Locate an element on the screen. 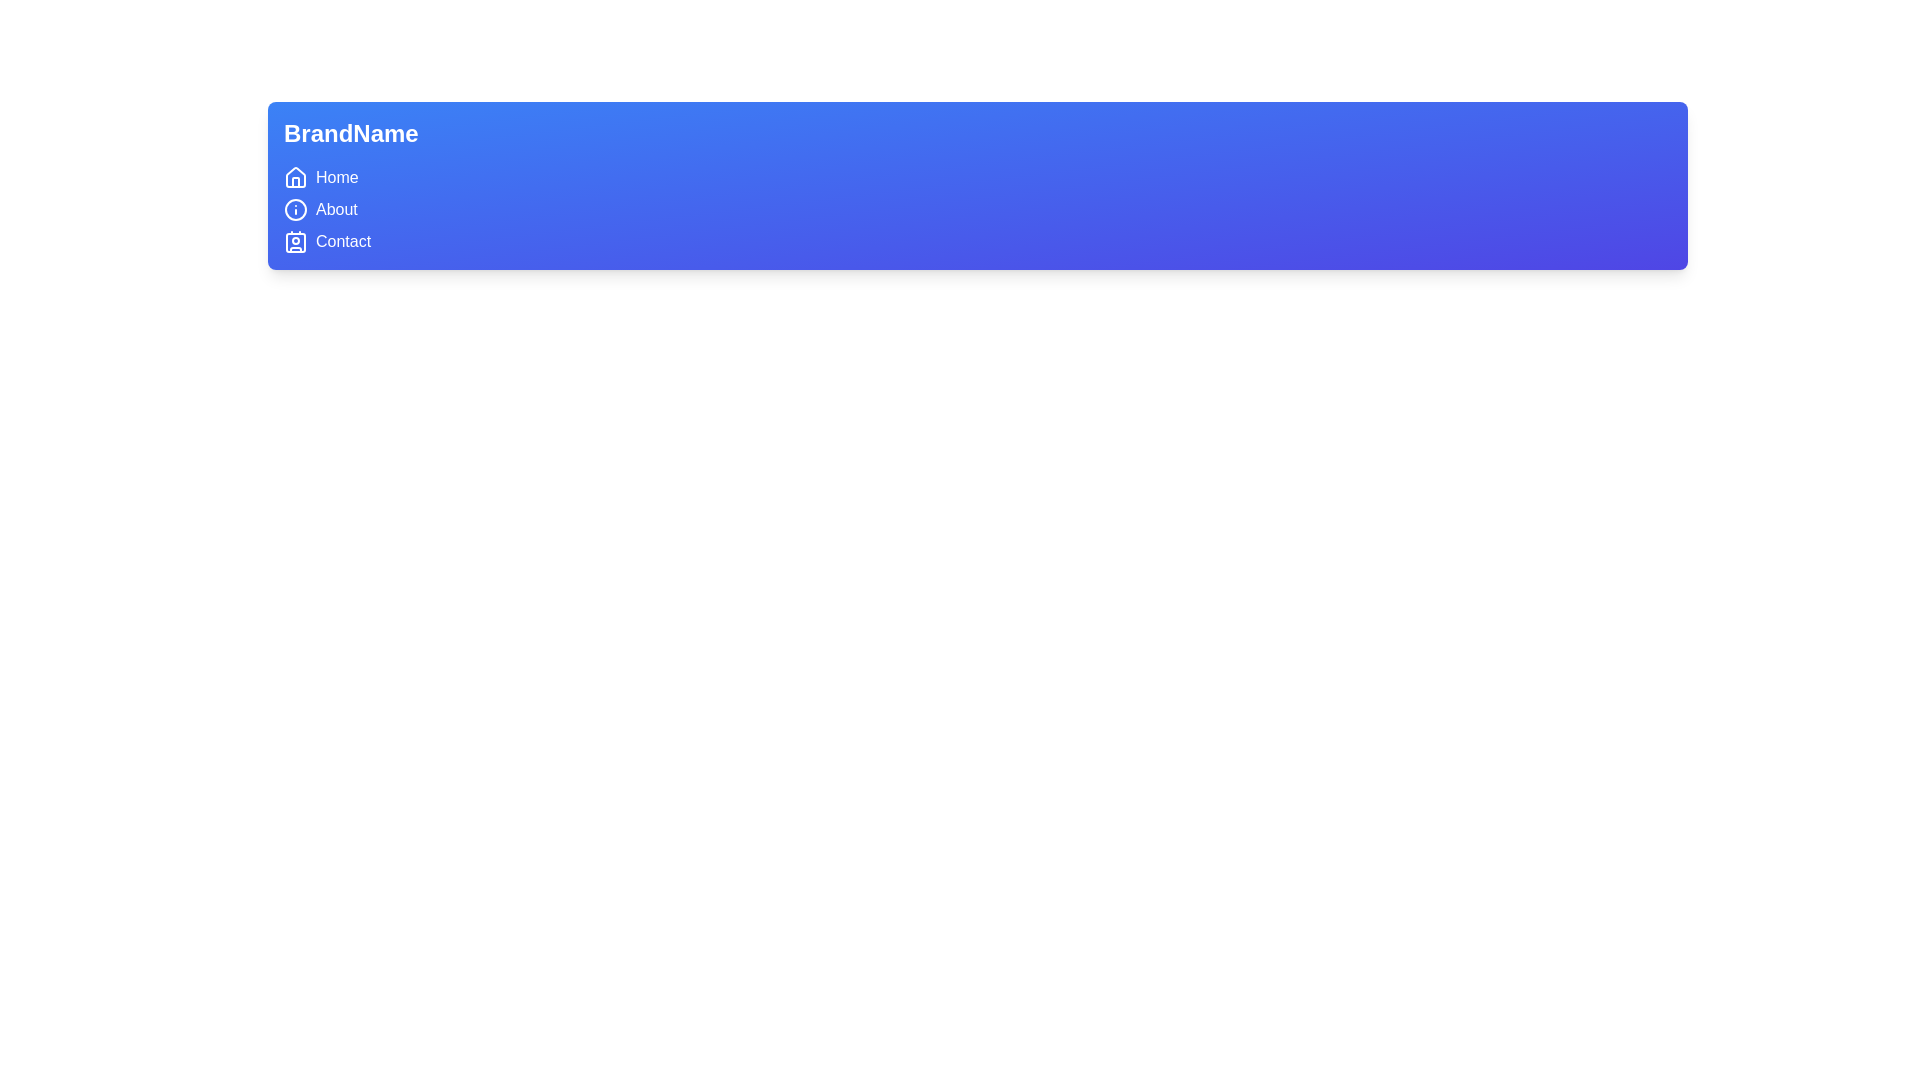 This screenshot has height=1080, width=1920. 'About' section icon located in the vertical menu bar, which is the second icon beneath the home icon is located at coordinates (295, 209).